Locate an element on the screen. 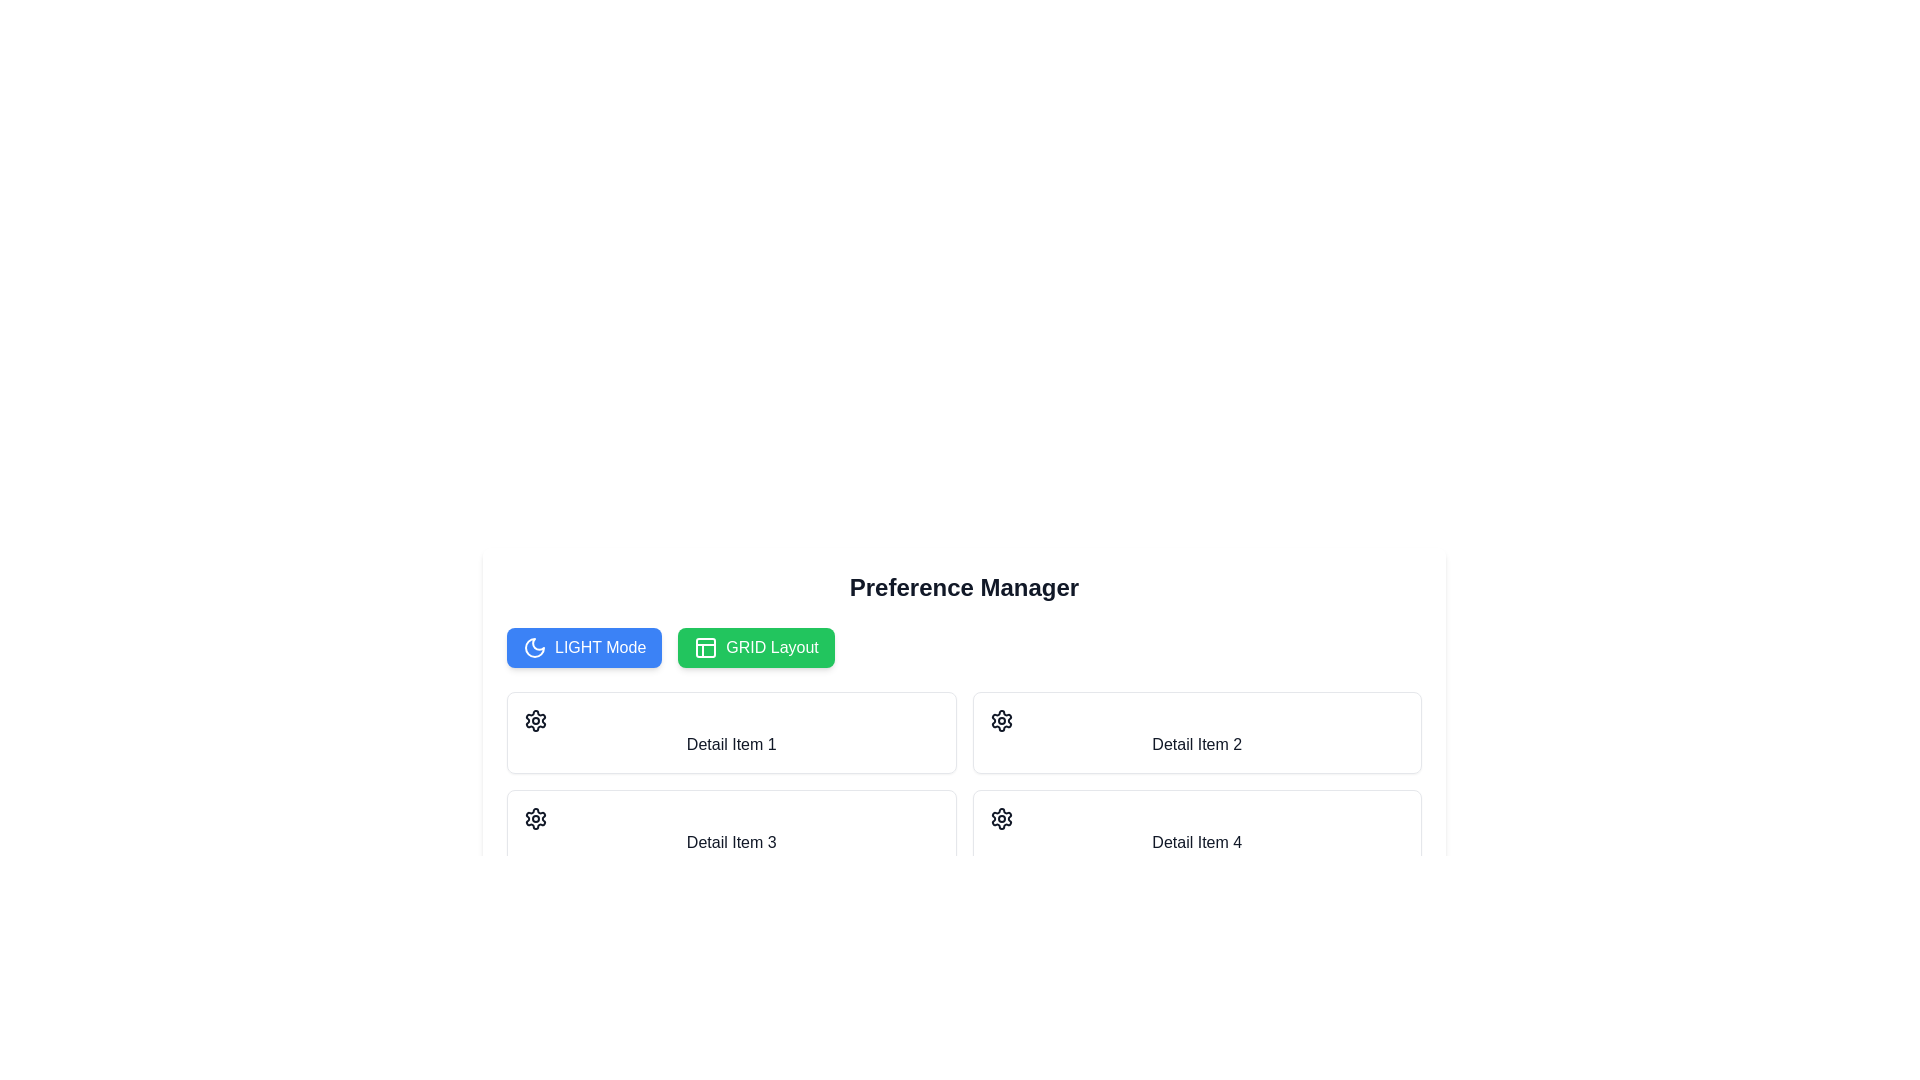  the settings icon, which is a cogwheel styled with a minimalist outline design in black, located in the top-left corner of the card labeled 'Detail Item 1' is located at coordinates (536, 721).